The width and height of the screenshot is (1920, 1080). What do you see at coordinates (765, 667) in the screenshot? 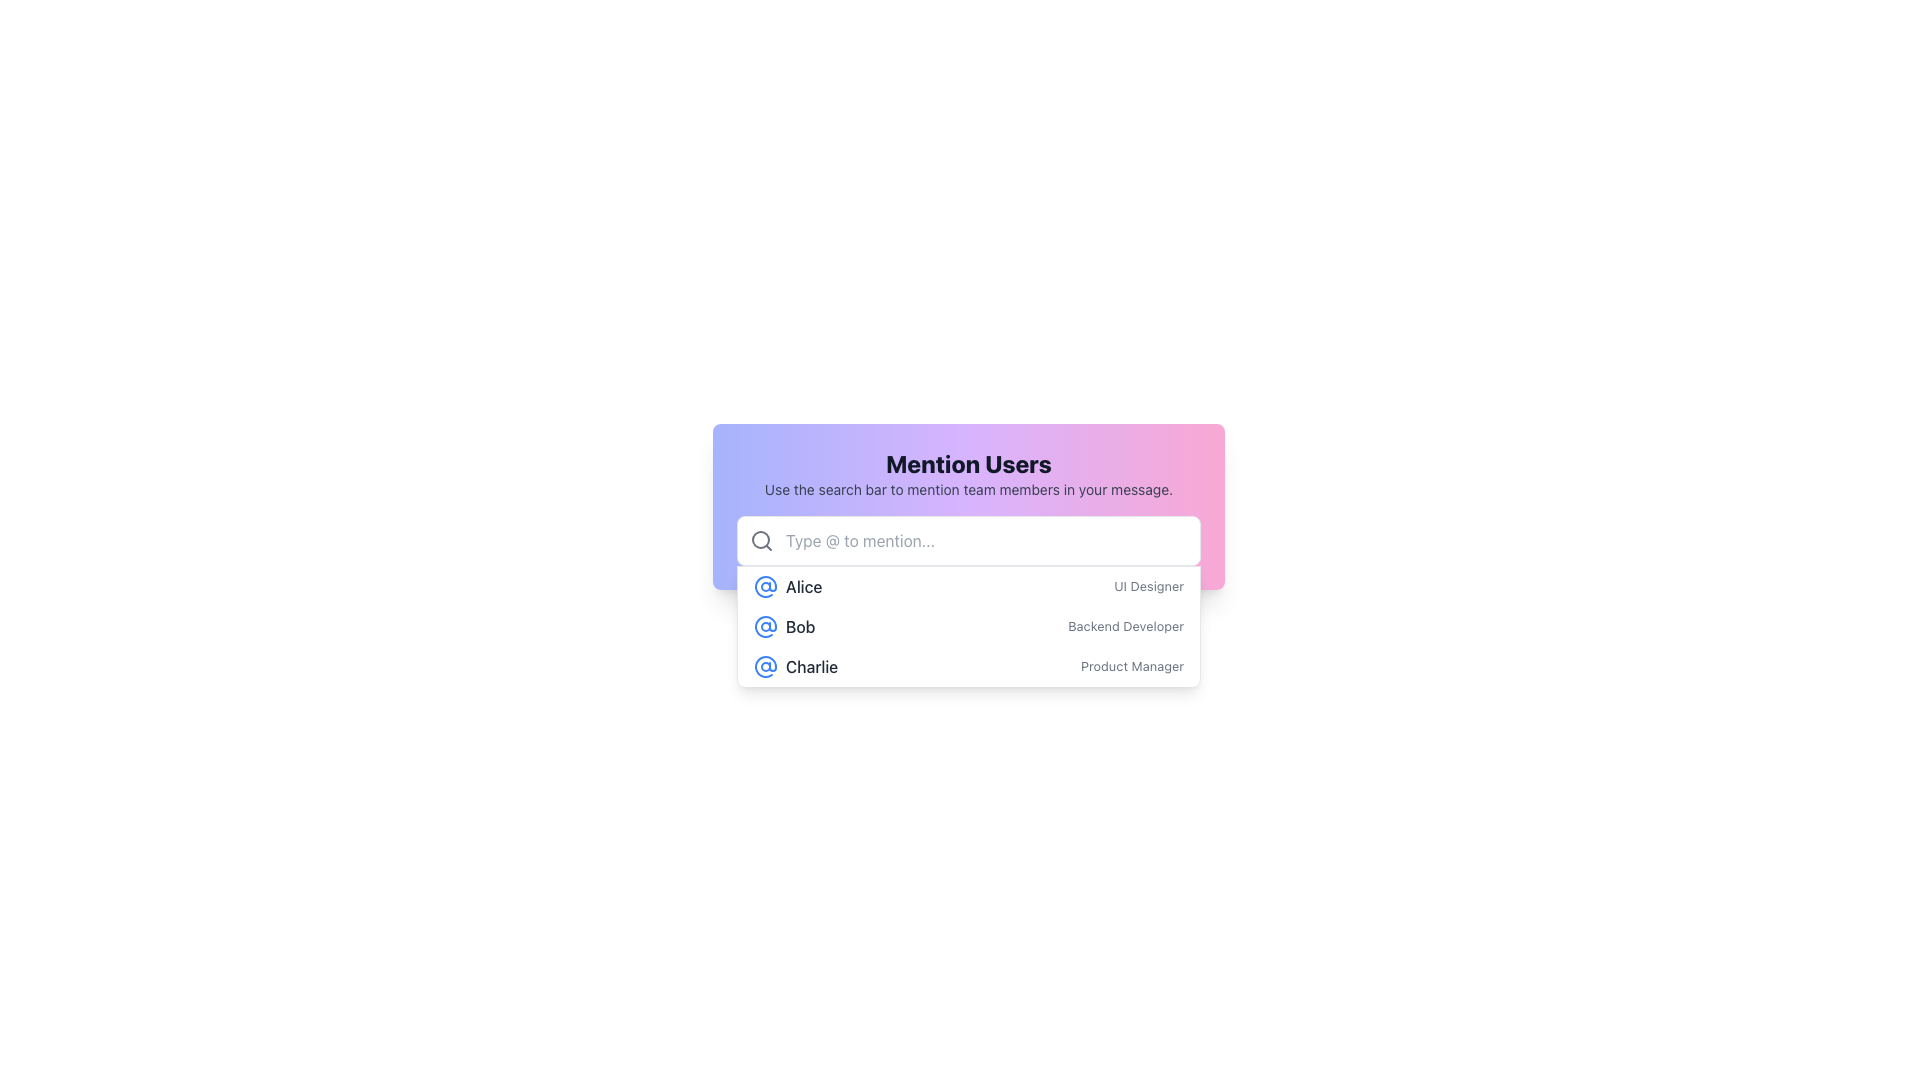
I see `the '@' icon next to the username 'Charlie' in the dropdown mention list to activate the mention feature` at bounding box center [765, 667].